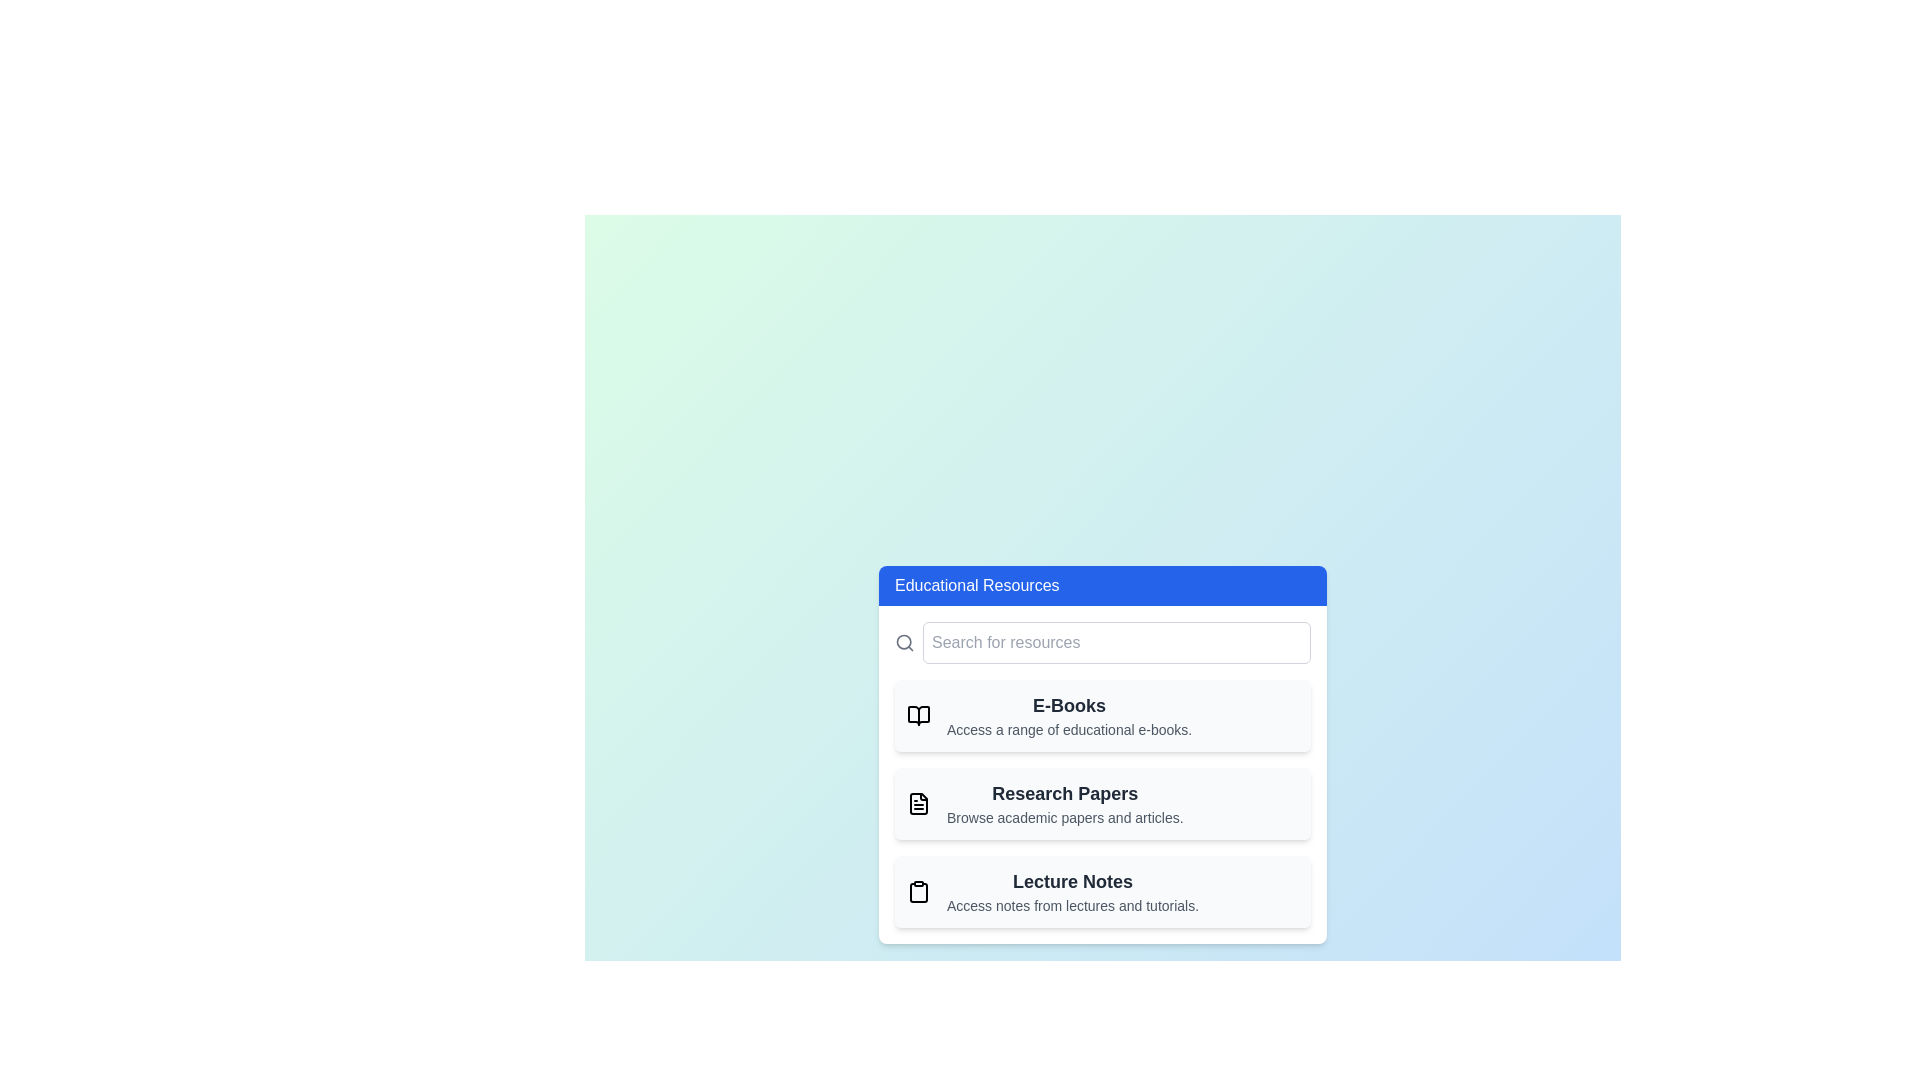 The height and width of the screenshot is (1080, 1920). I want to click on the resource card titled 'E-Books', so click(1102, 715).